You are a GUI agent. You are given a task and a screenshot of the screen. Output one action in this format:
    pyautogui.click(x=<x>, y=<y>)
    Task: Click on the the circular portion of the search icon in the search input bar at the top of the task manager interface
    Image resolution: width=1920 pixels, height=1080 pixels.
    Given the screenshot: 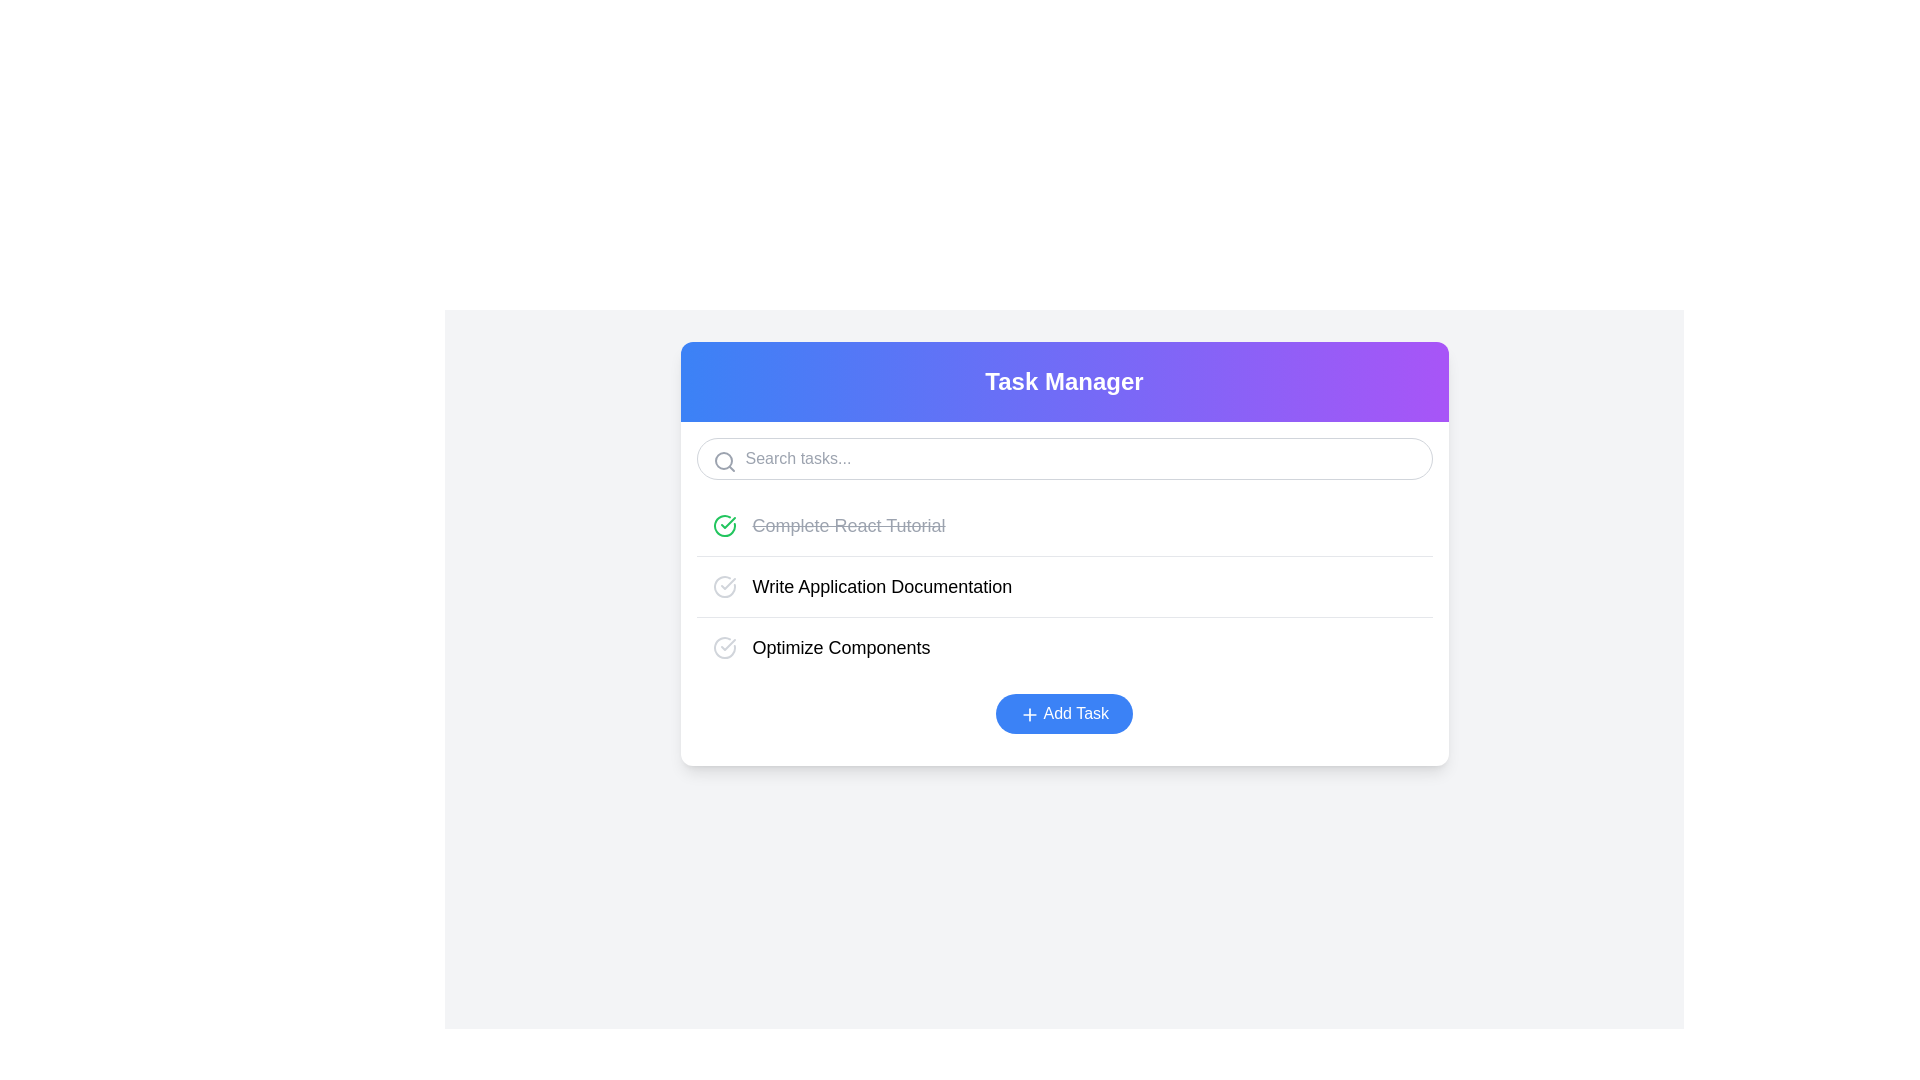 What is the action you would take?
    pyautogui.click(x=722, y=461)
    